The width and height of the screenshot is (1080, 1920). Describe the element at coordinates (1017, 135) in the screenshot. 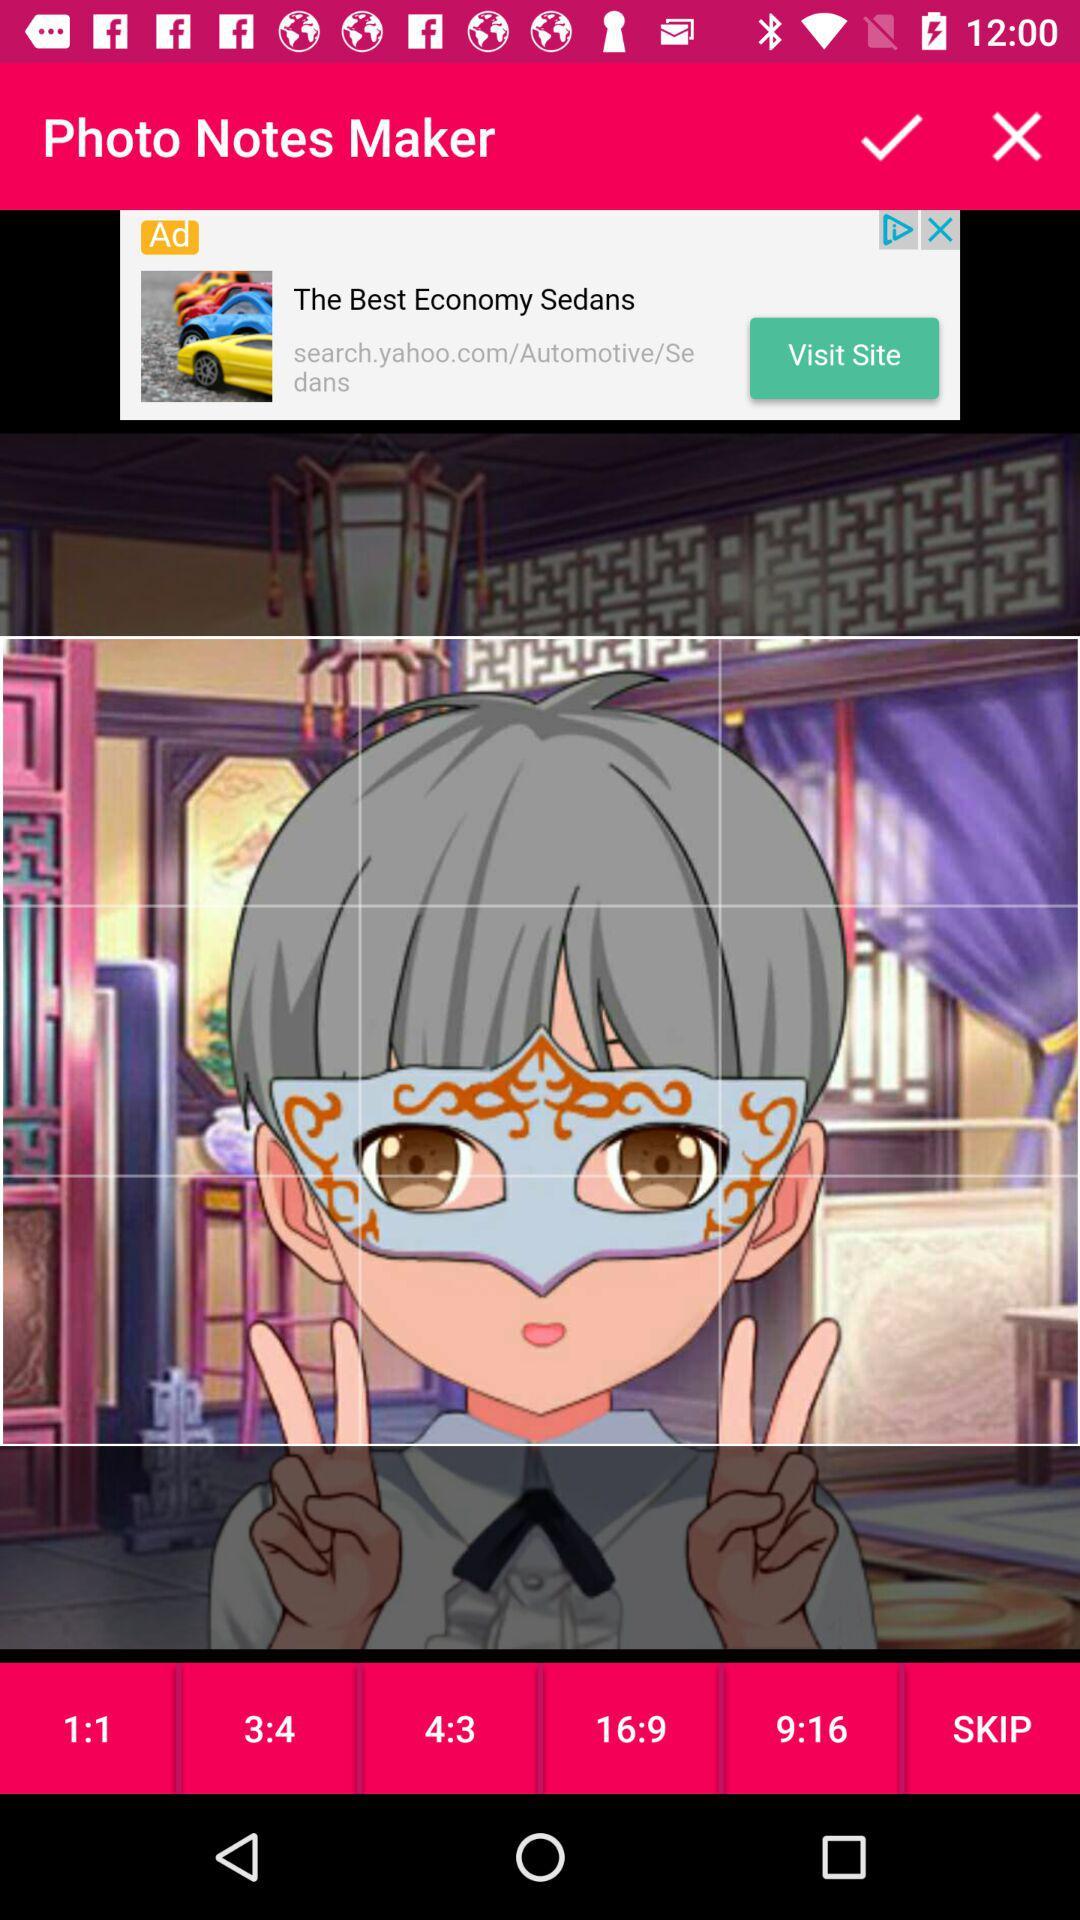

I see `page` at that location.